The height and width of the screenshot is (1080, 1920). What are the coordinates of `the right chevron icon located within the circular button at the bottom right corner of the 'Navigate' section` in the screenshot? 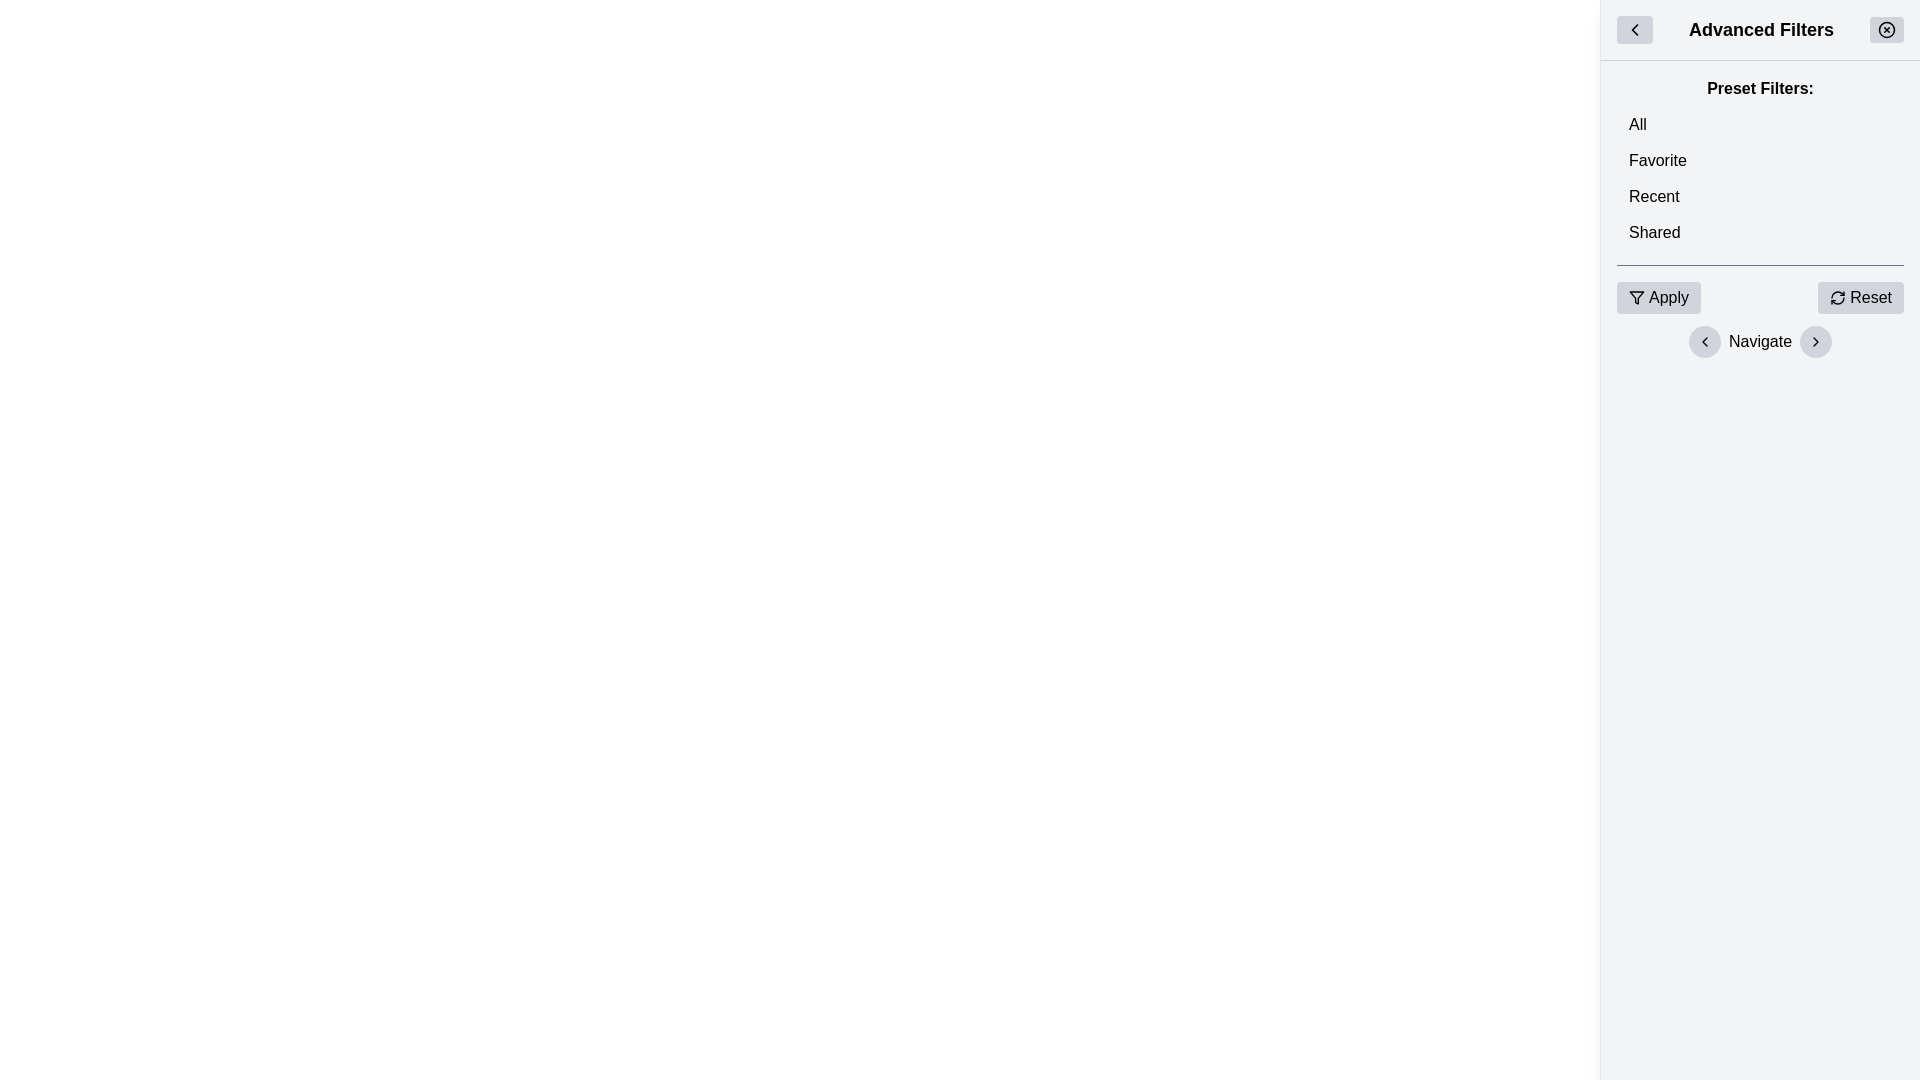 It's located at (1816, 341).